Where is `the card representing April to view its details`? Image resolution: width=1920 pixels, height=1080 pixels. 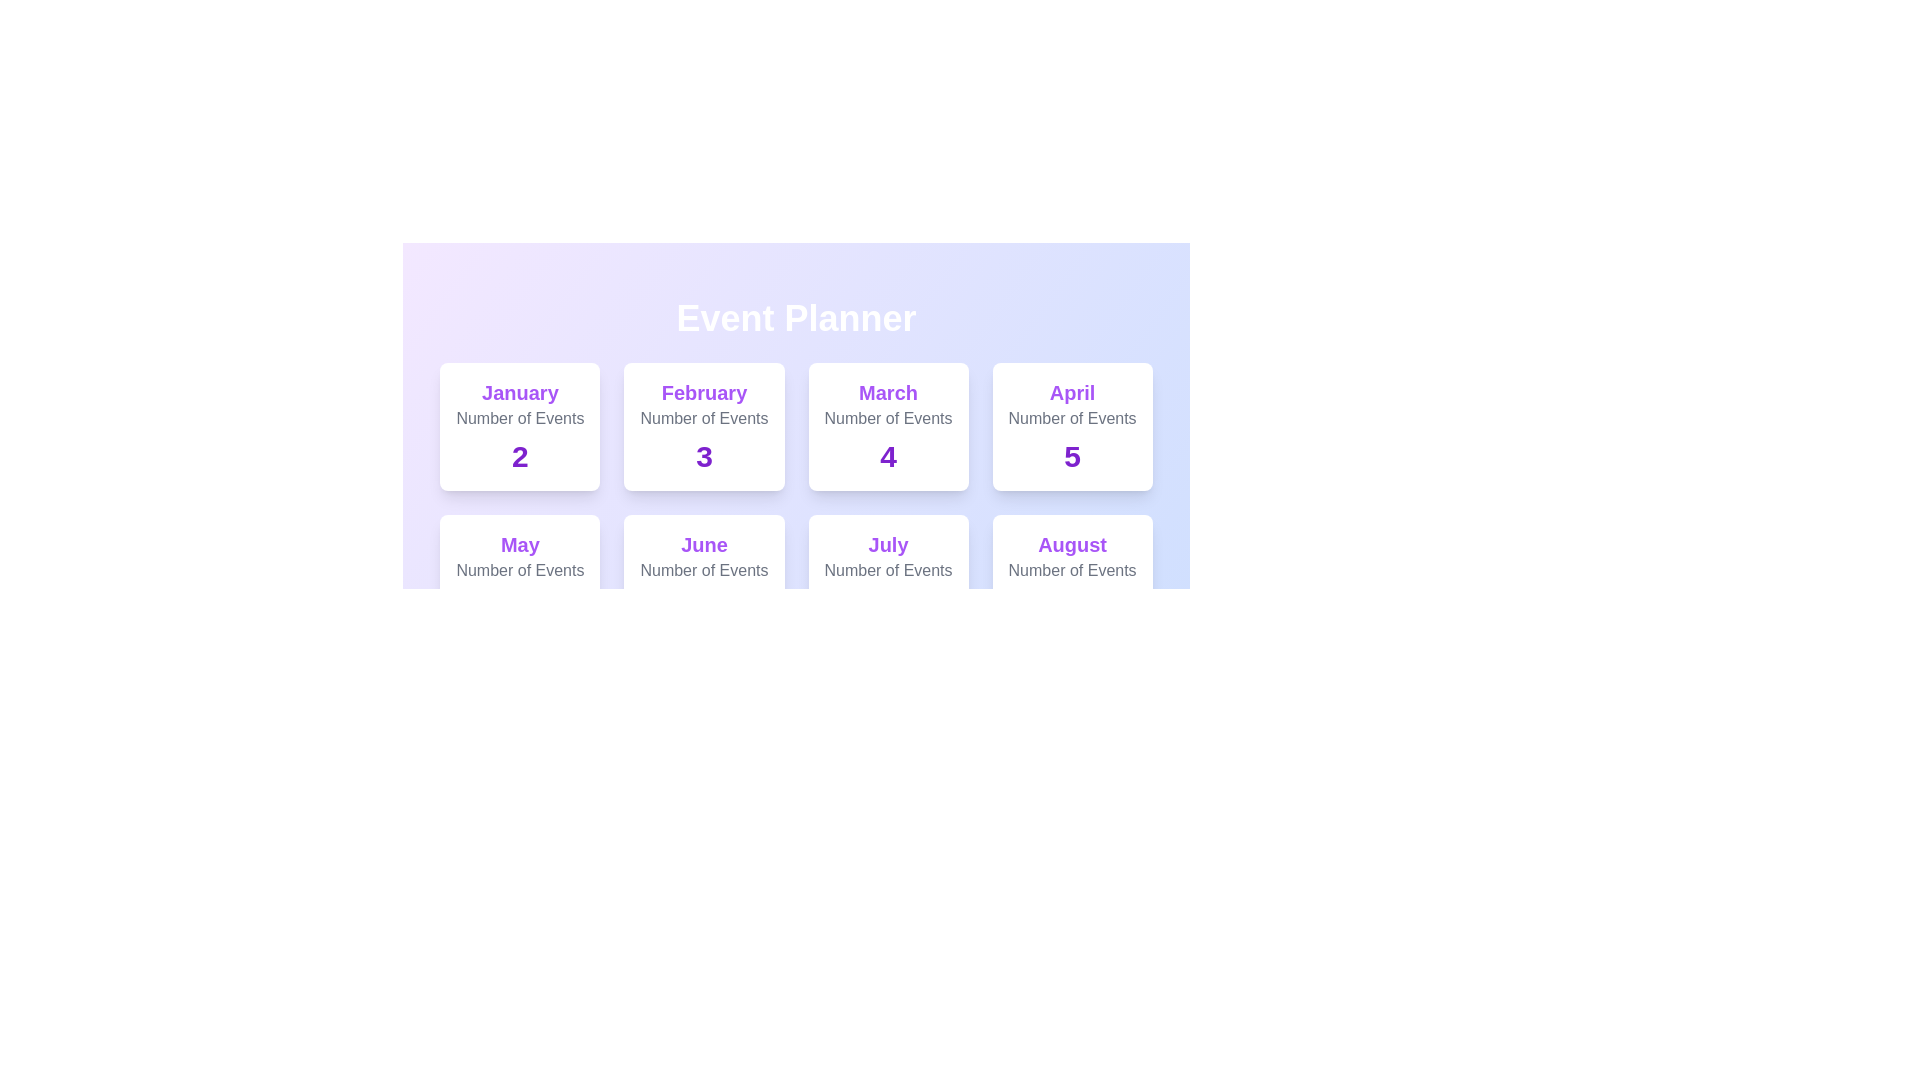 the card representing April to view its details is located at coordinates (1070, 426).